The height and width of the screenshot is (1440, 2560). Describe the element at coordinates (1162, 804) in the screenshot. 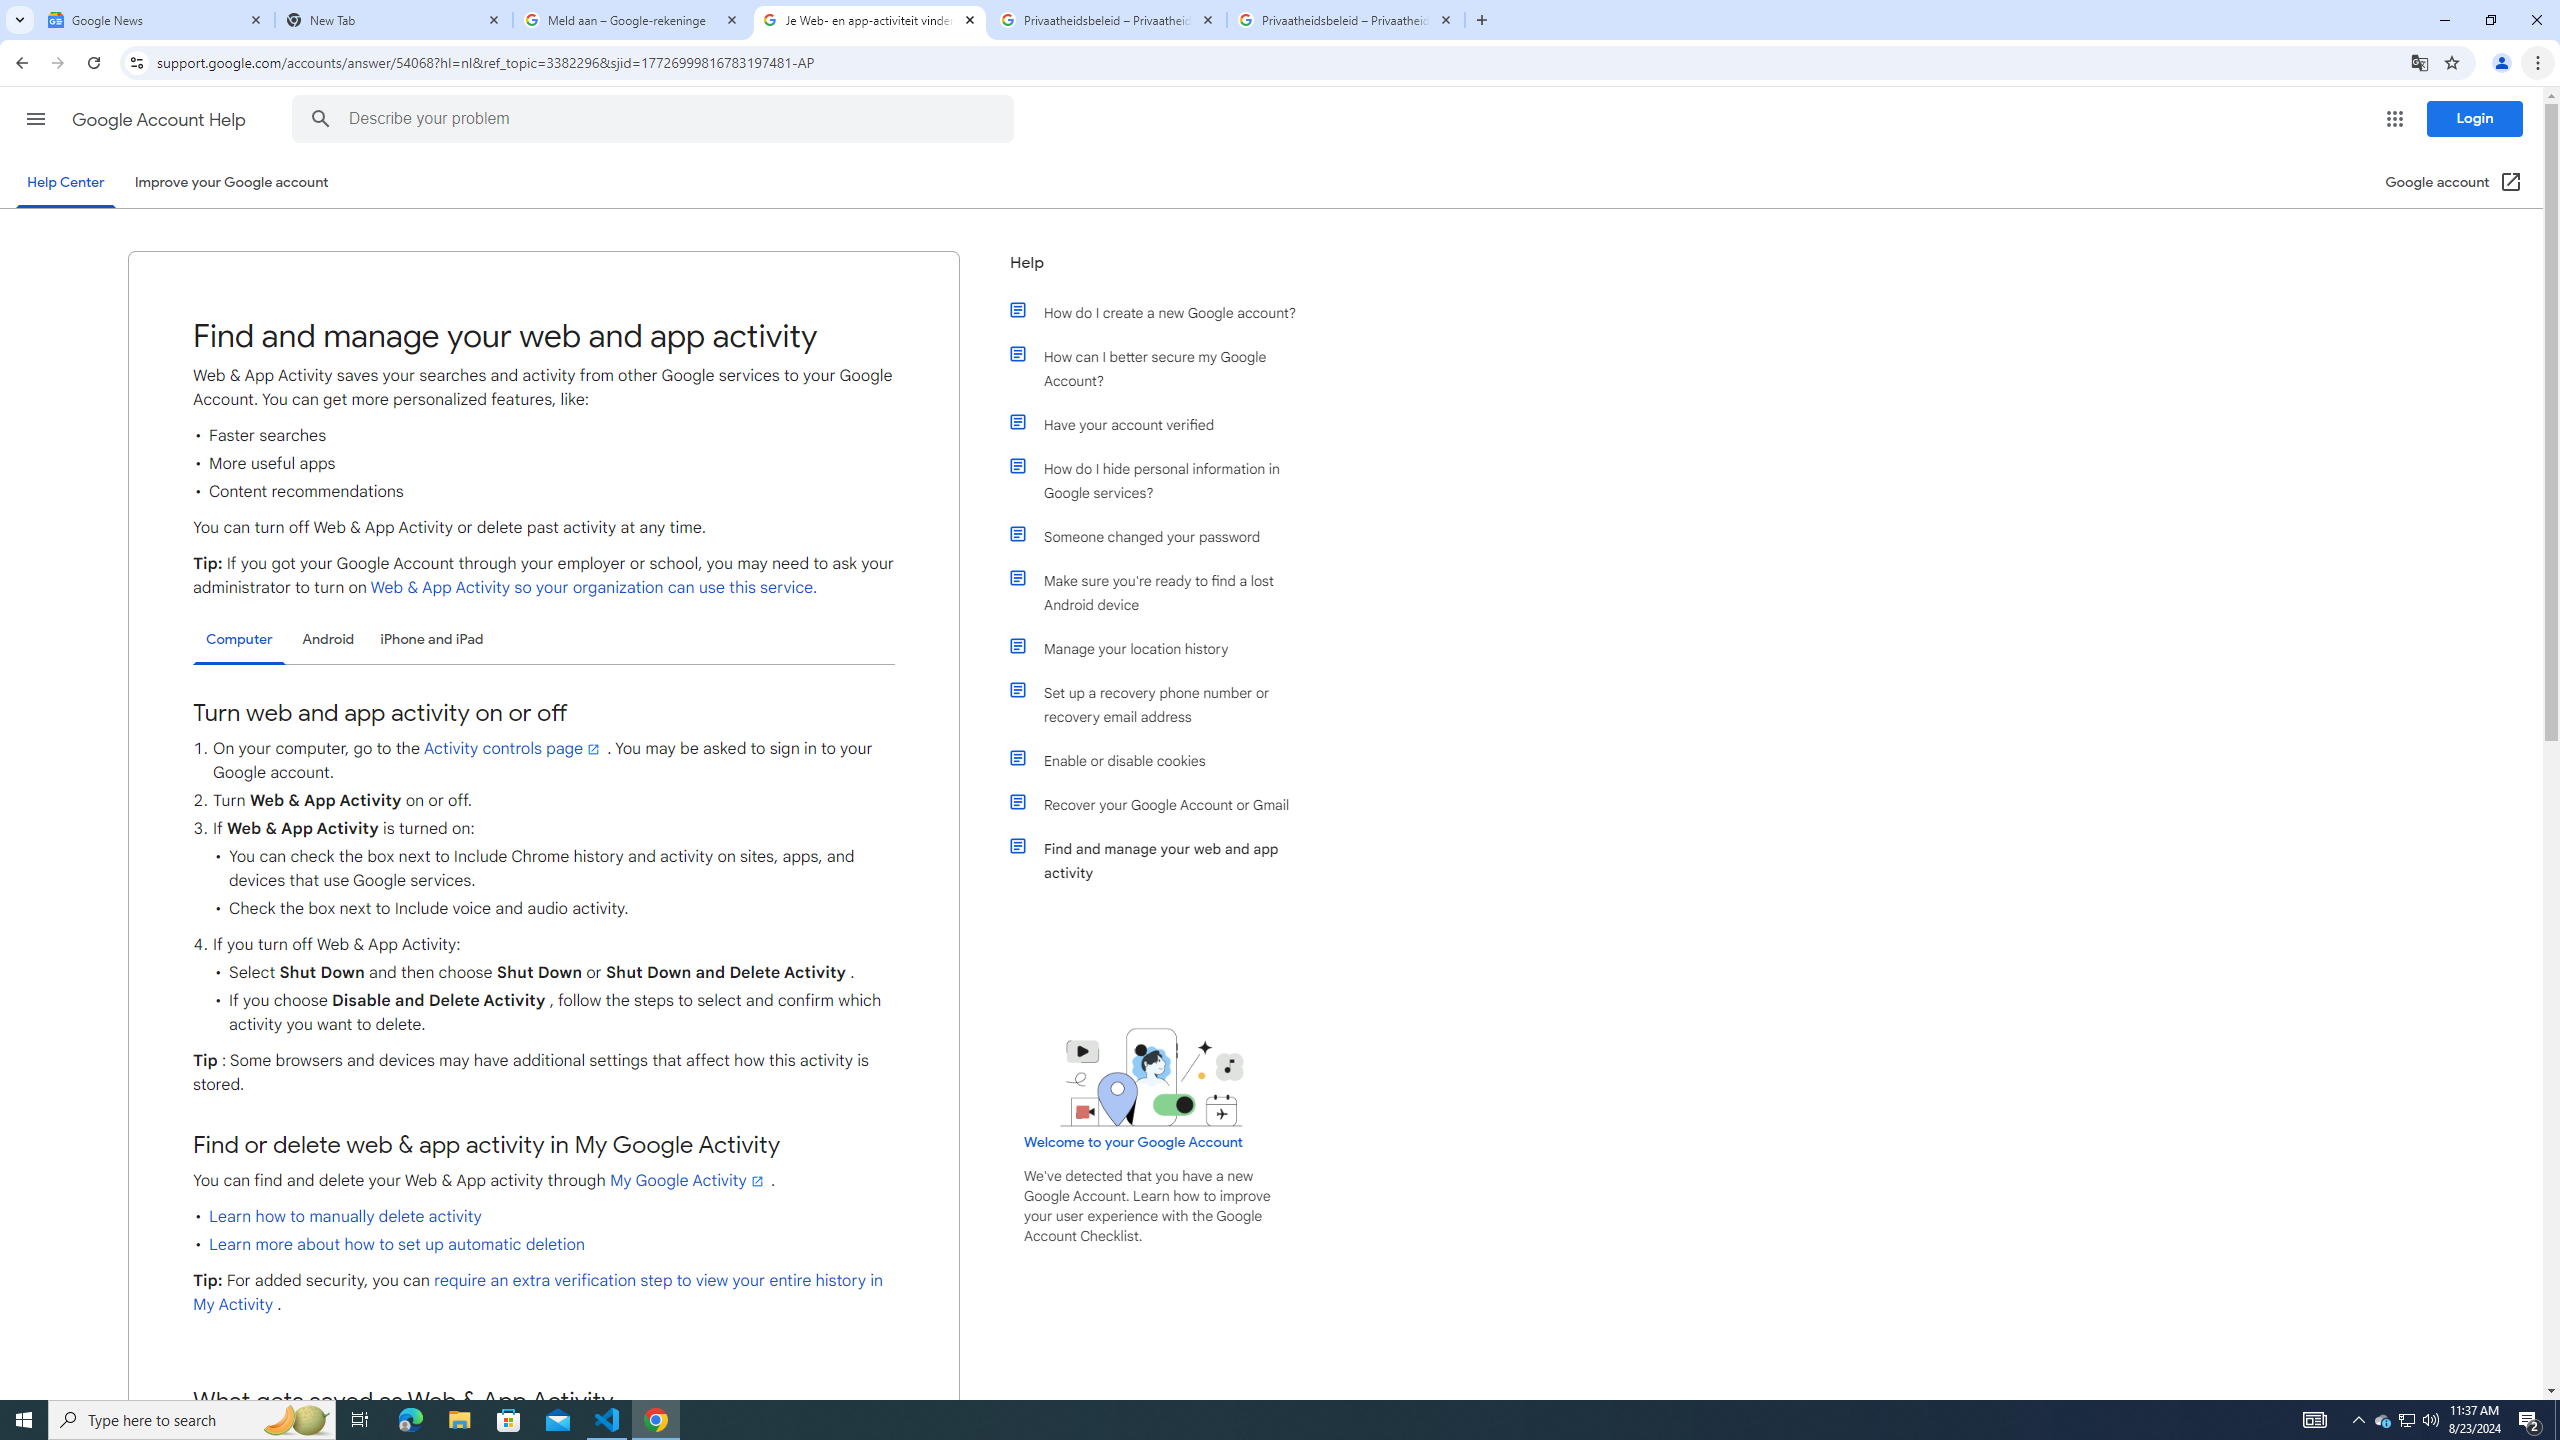

I see `'Recover your Google Account or Gmail'` at that location.